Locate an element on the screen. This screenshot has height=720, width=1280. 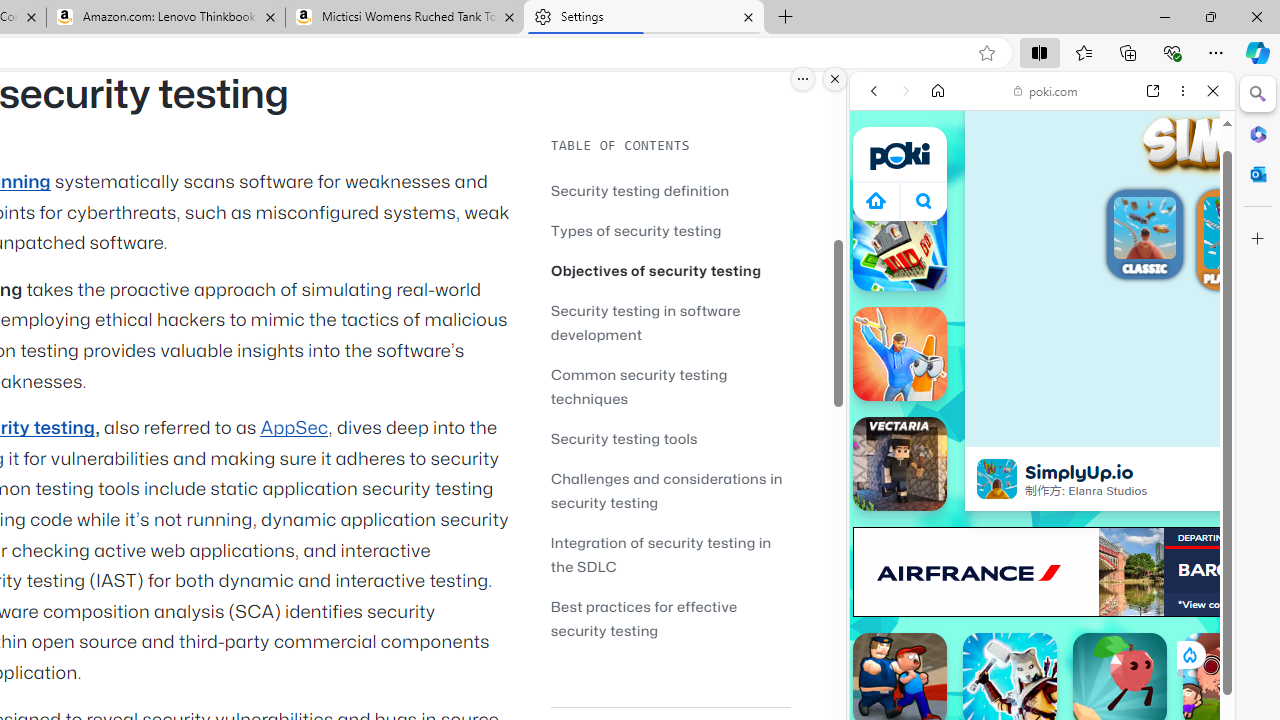
'Security testing tools' is located at coordinates (623, 437).